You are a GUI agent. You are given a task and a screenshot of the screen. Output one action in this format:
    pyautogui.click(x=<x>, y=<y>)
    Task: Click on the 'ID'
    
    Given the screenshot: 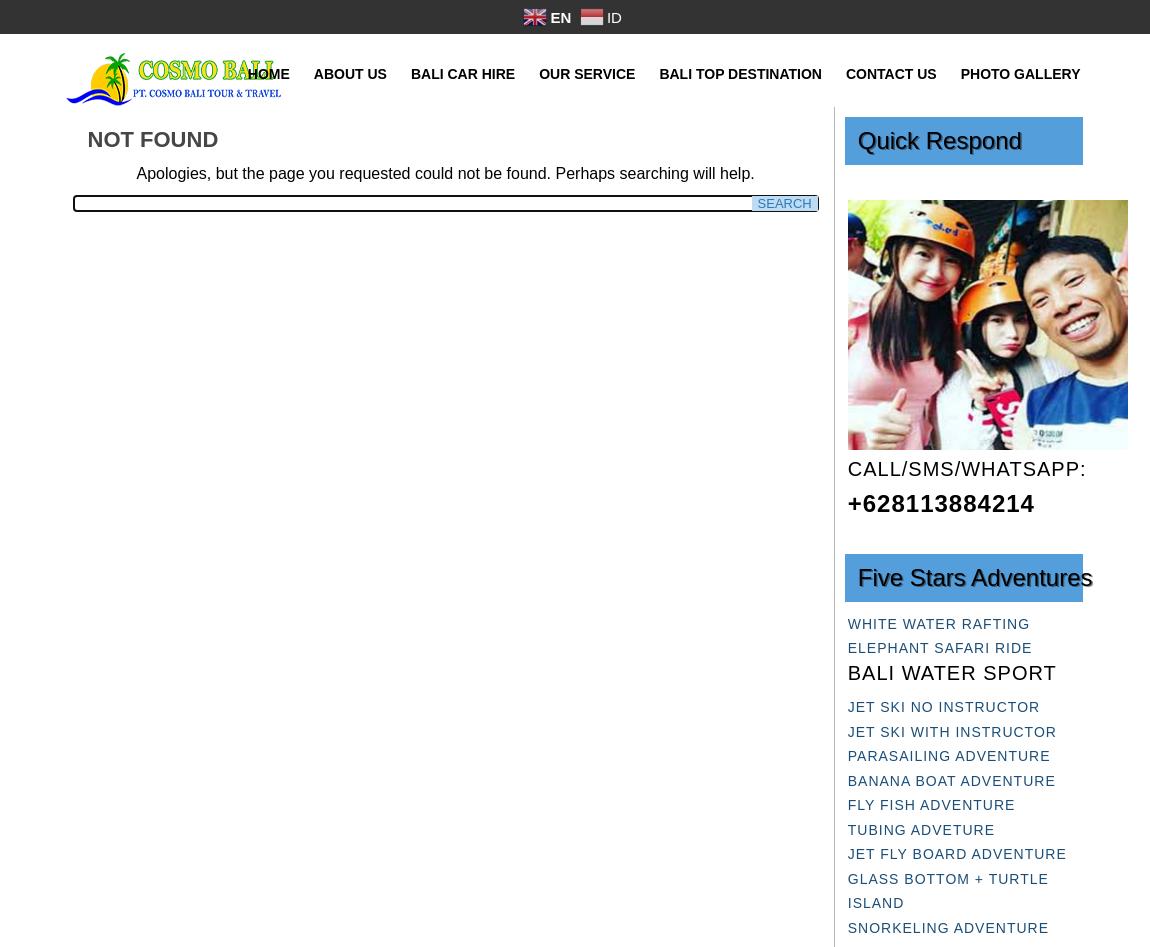 What is the action you would take?
    pyautogui.click(x=612, y=16)
    